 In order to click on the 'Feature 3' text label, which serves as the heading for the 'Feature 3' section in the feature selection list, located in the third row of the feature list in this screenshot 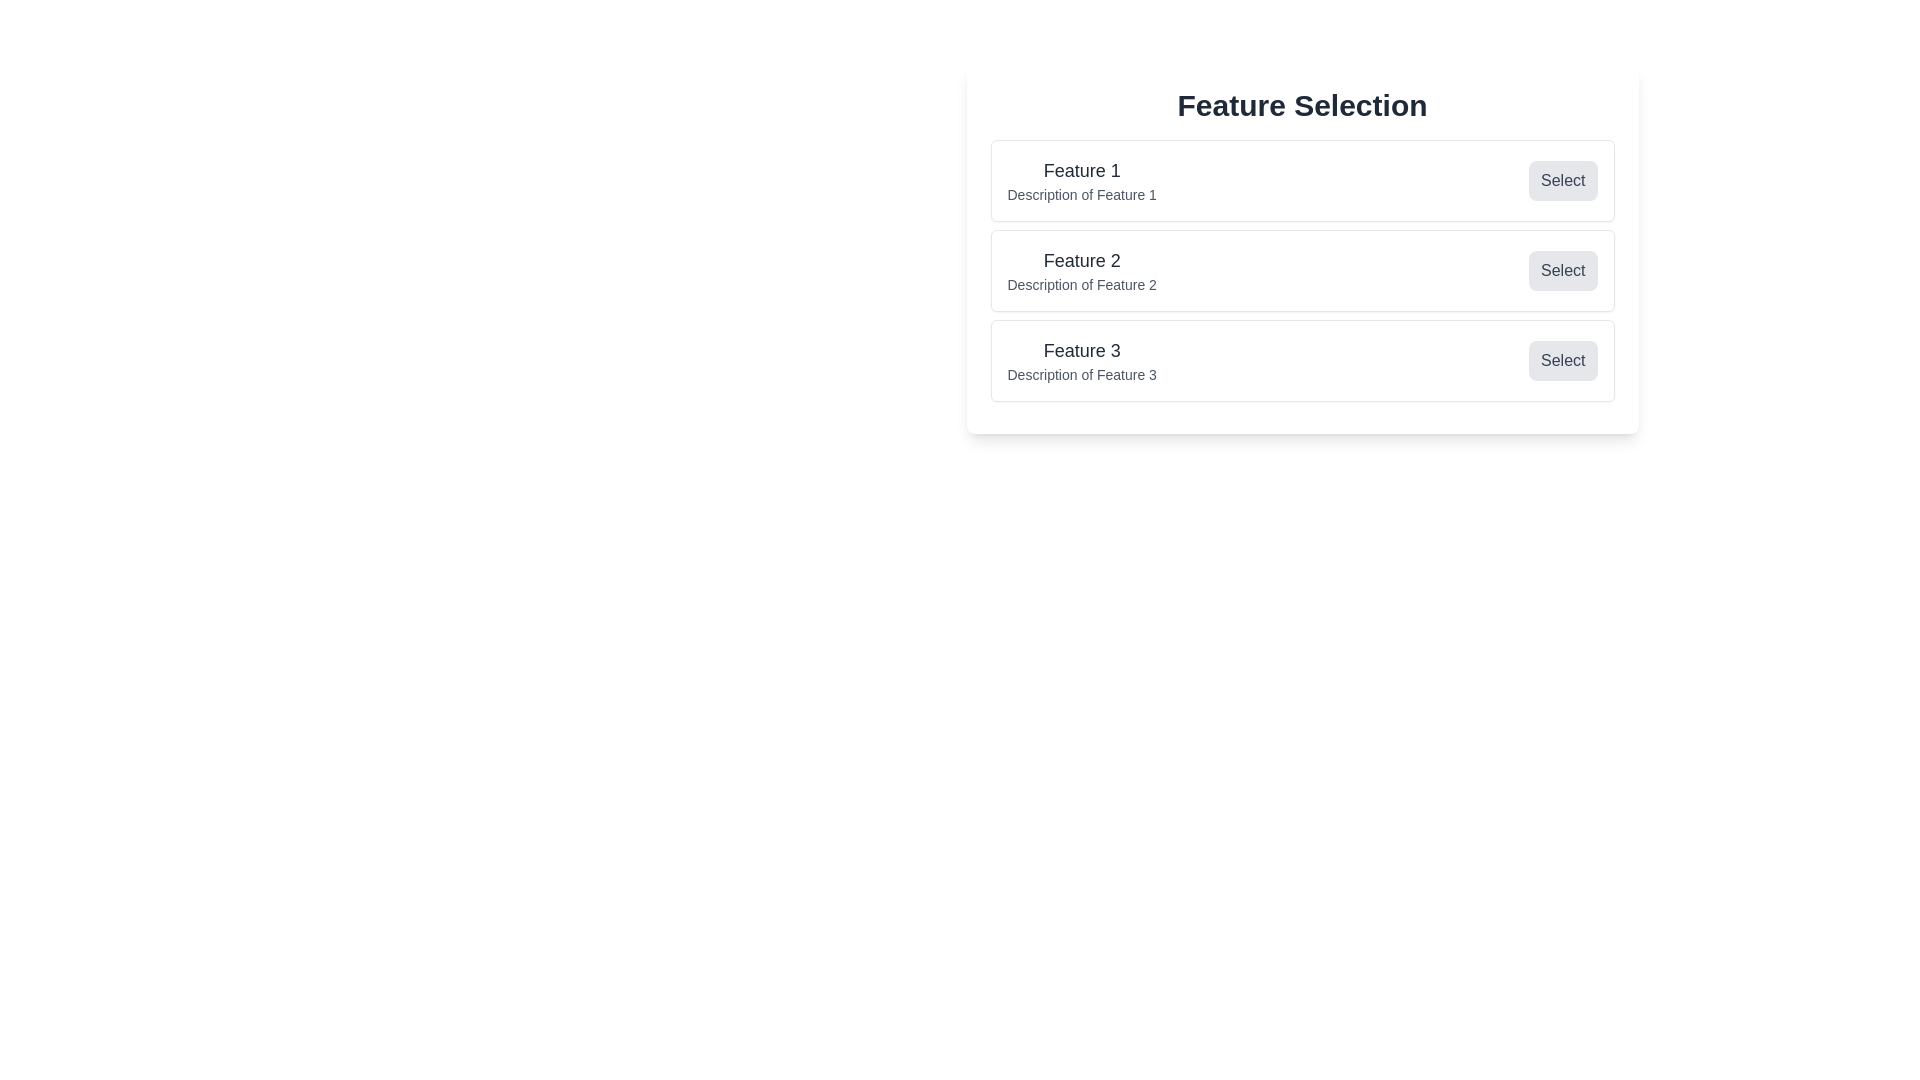, I will do `click(1081, 350)`.